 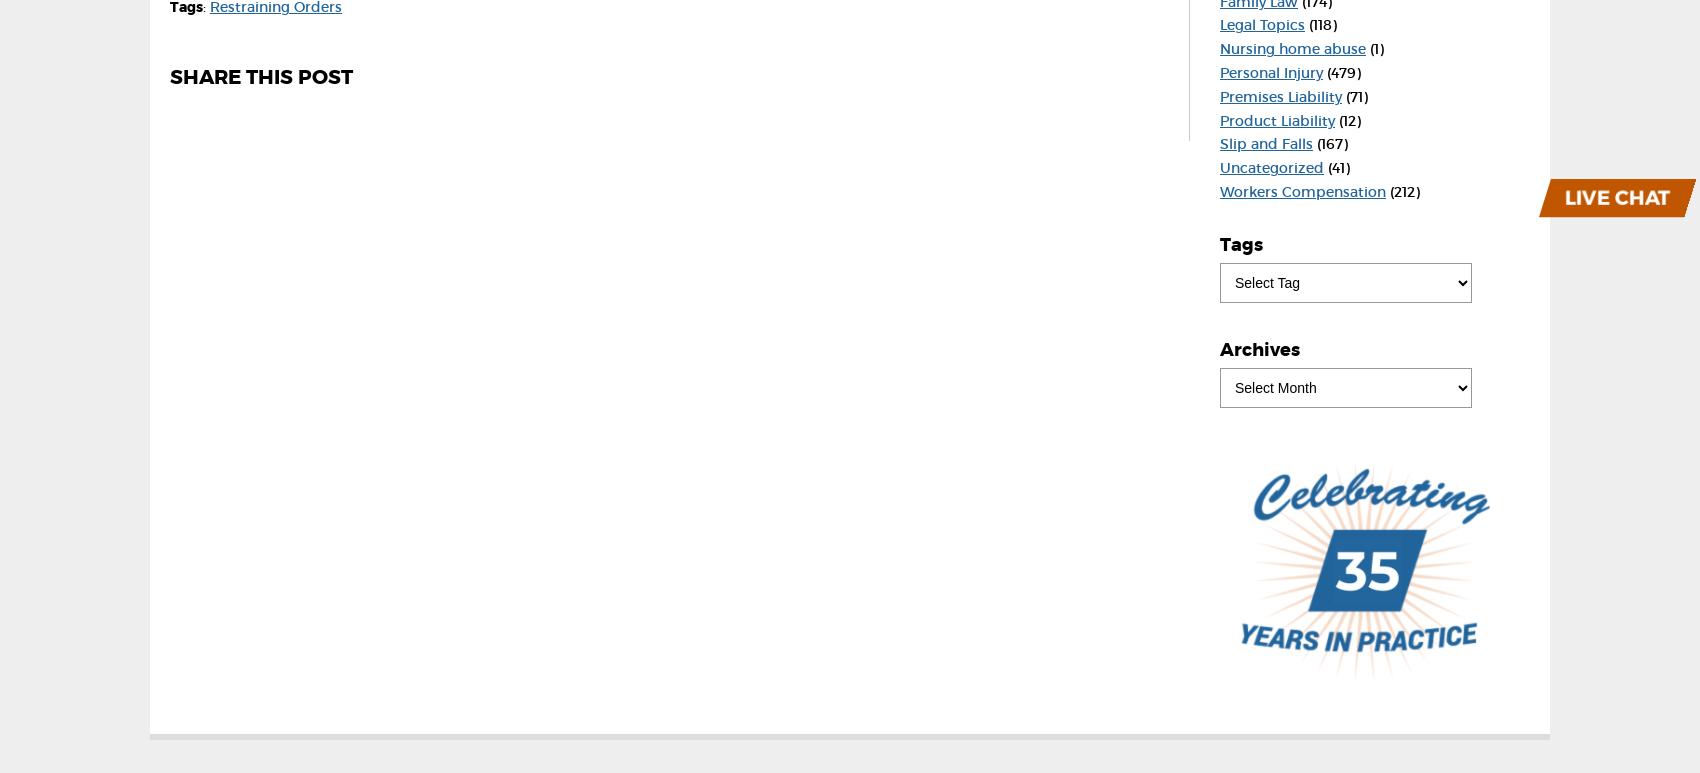 I want to click on 'Legal Topics', so click(x=1261, y=24).